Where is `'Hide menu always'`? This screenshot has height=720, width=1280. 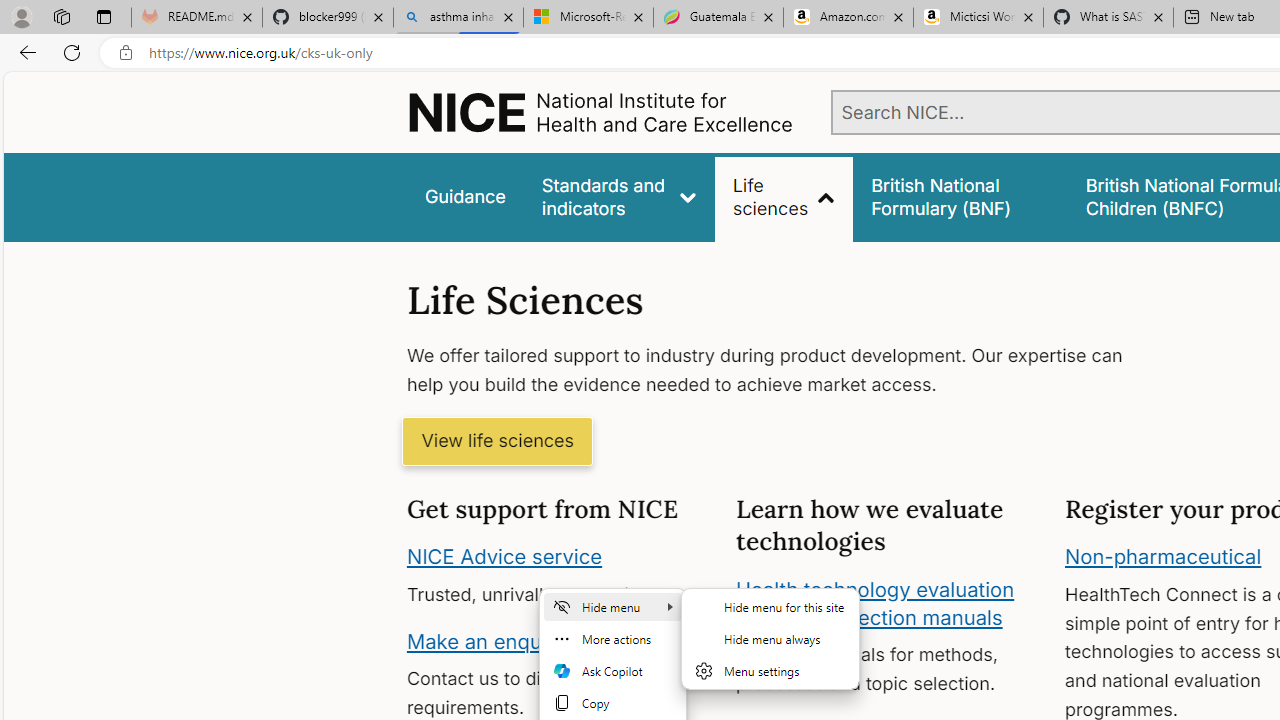 'Hide menu always' is located at coordinates (769, 639).